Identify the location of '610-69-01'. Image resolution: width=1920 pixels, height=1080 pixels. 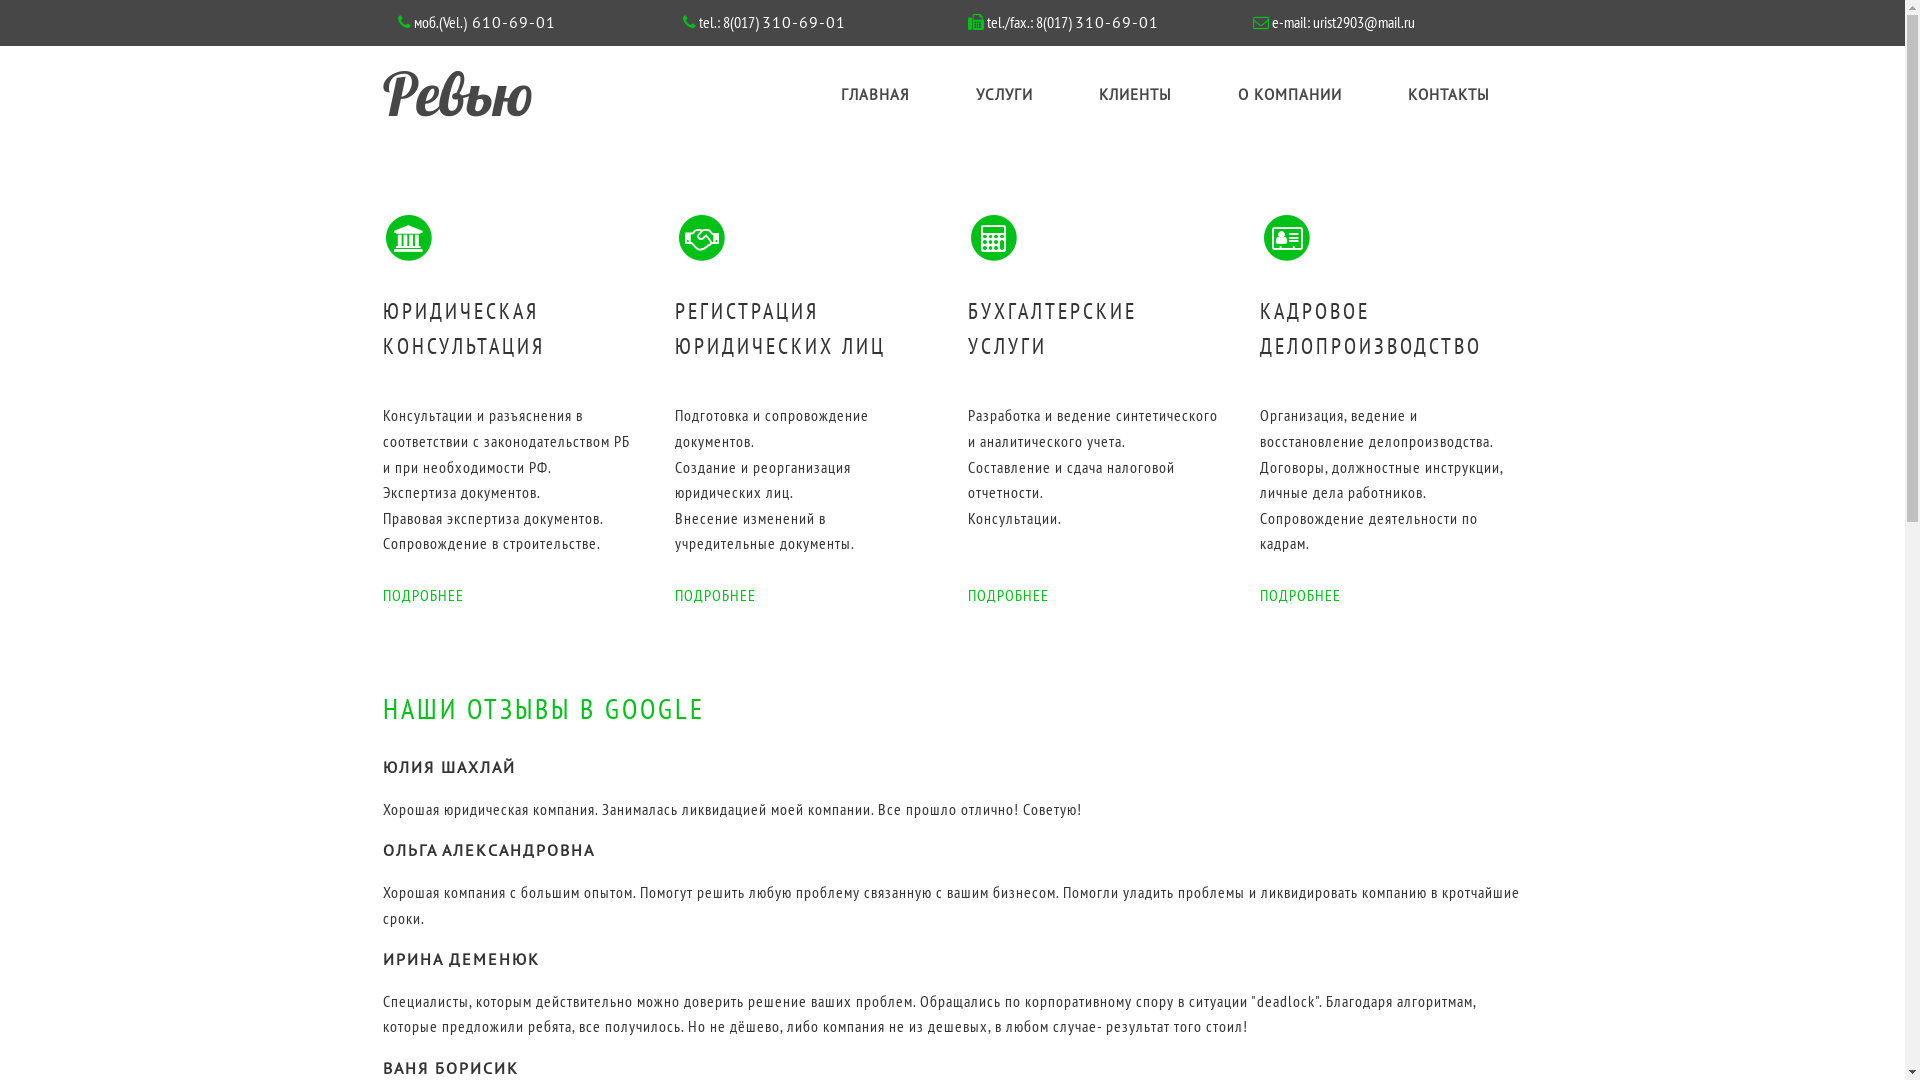
(510, 22).